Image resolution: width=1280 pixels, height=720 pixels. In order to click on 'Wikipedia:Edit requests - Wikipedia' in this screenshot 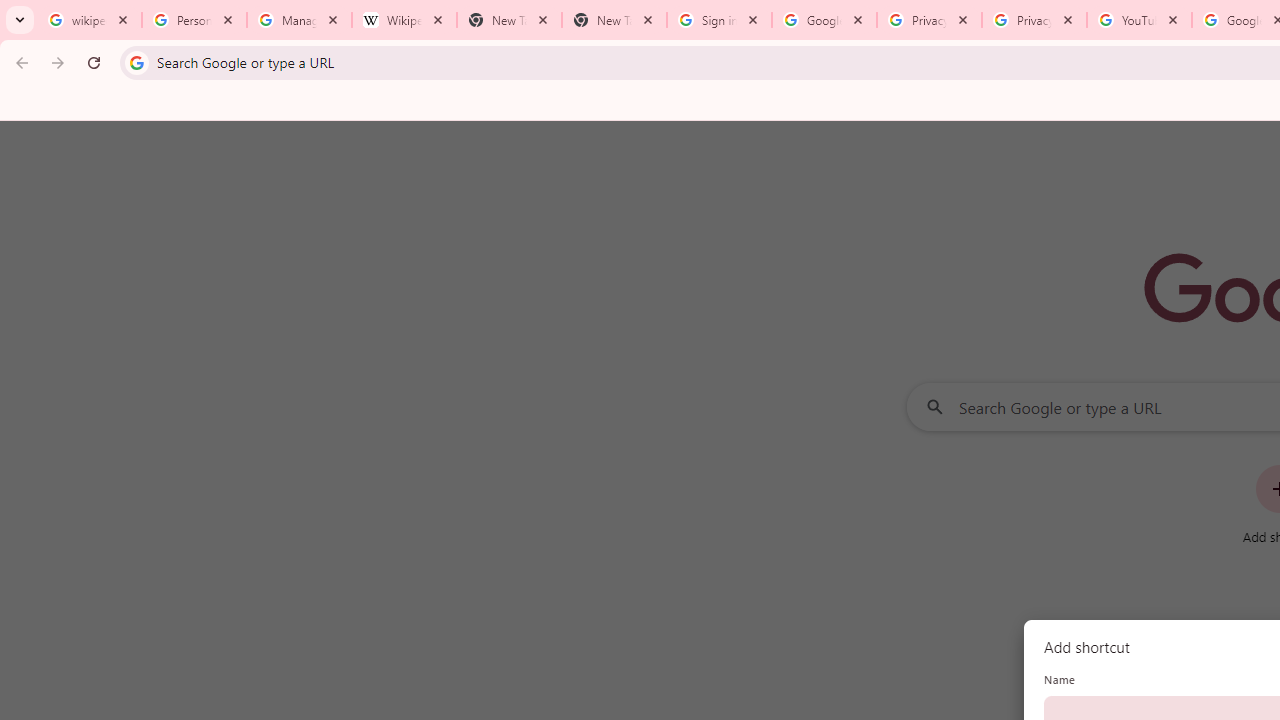, I will do `click(403, 20)`.